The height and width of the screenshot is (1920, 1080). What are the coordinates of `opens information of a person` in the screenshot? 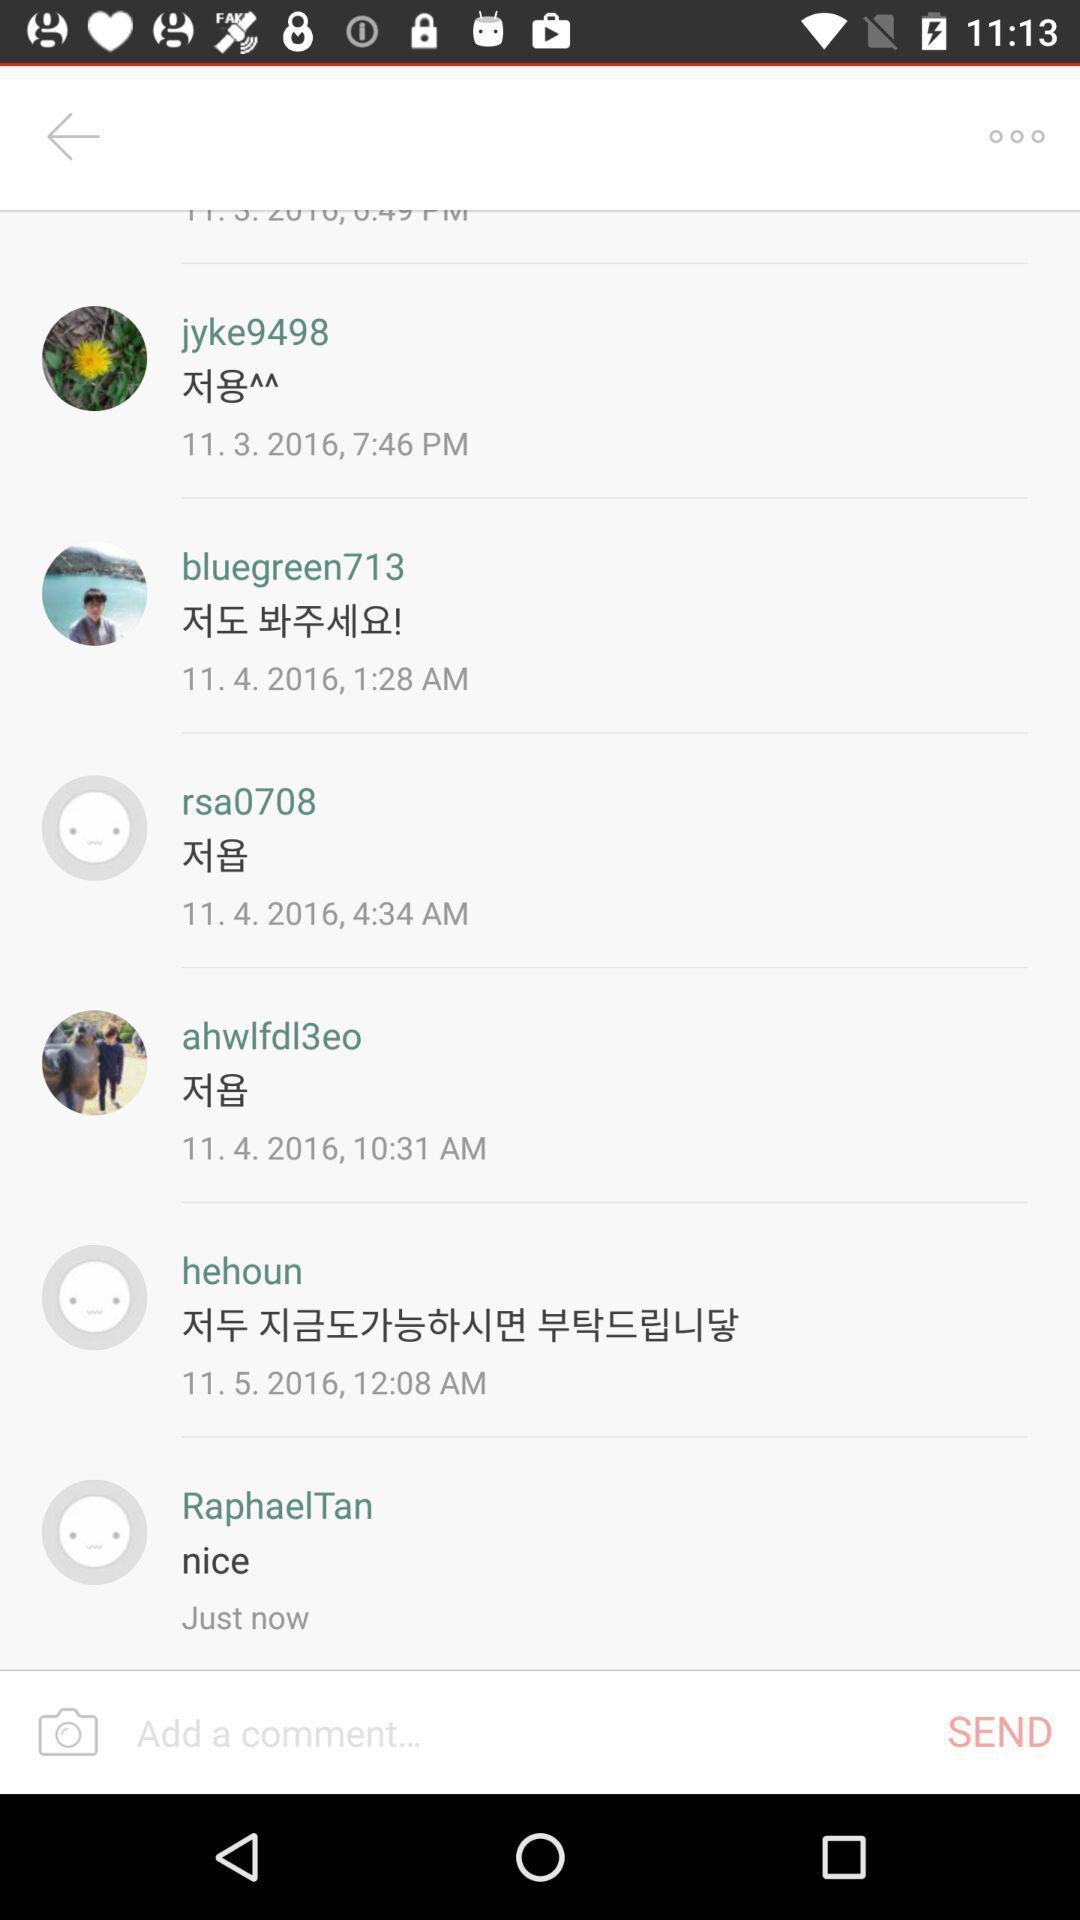 It's located at (94, 592).